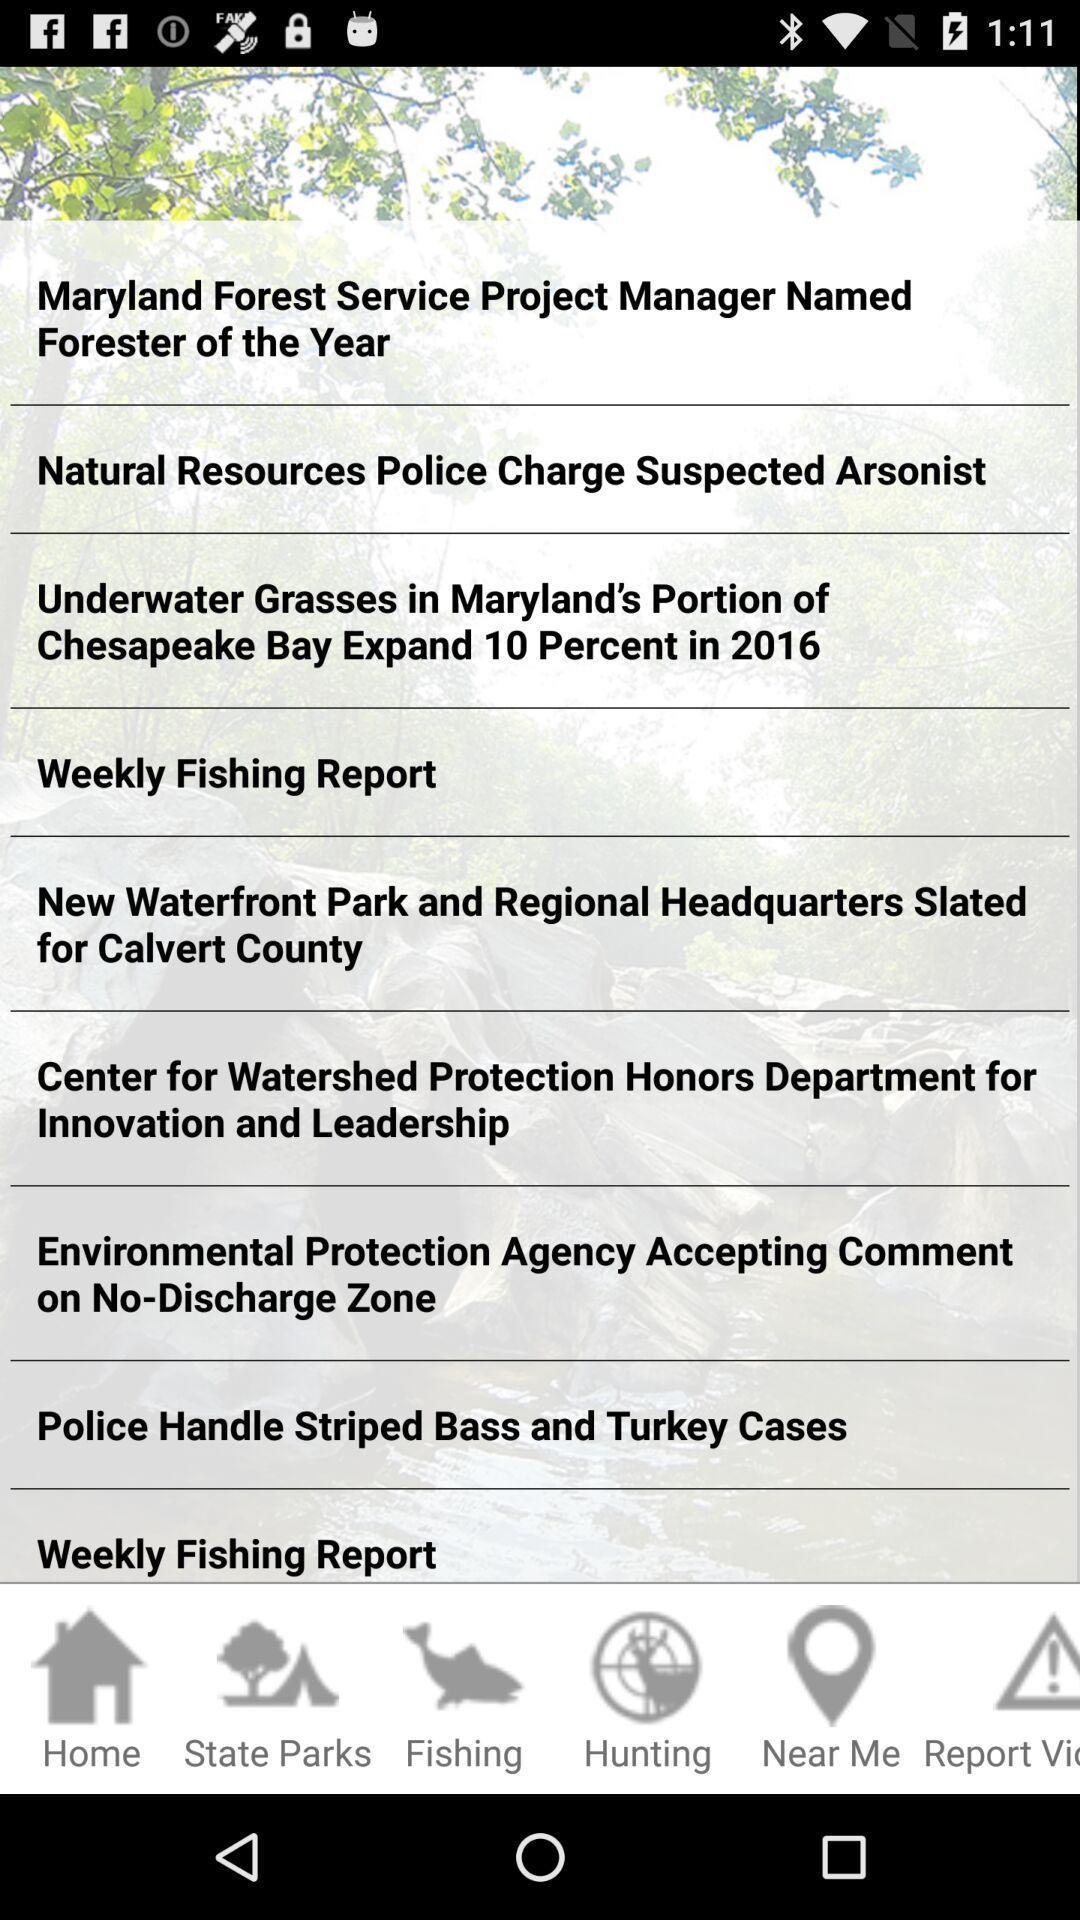 The height and width of the screenshot is (1920, 1080). I want to click on the item to the right of the near me item, so click(1001, 1689).